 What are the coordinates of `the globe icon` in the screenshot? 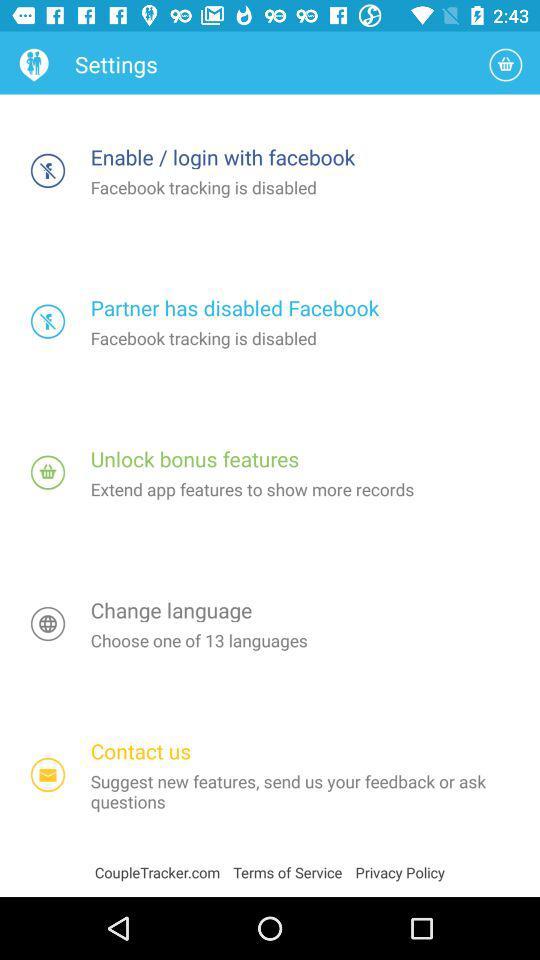 It's located at (48, 321).